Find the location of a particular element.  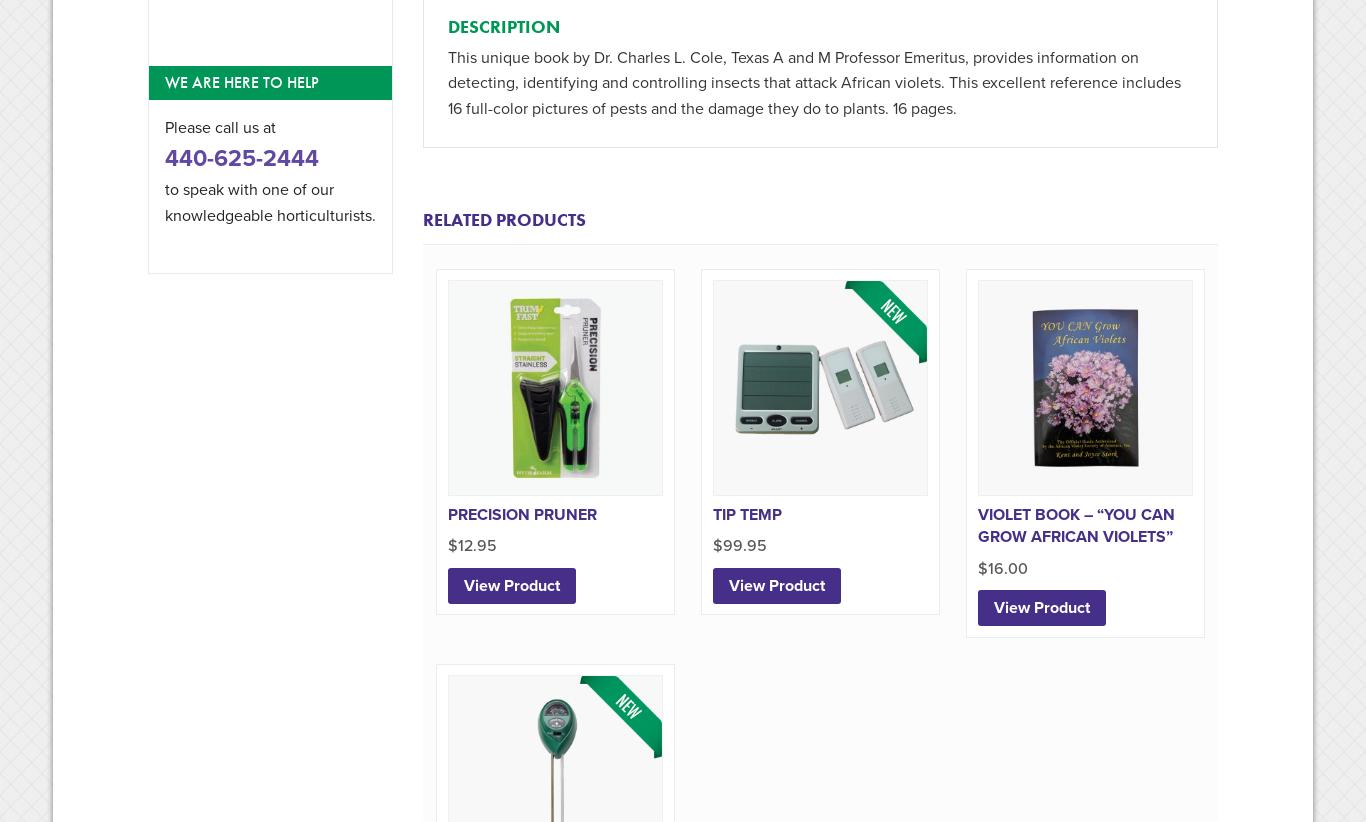

'12.95' is located at coordinates (476, 545).